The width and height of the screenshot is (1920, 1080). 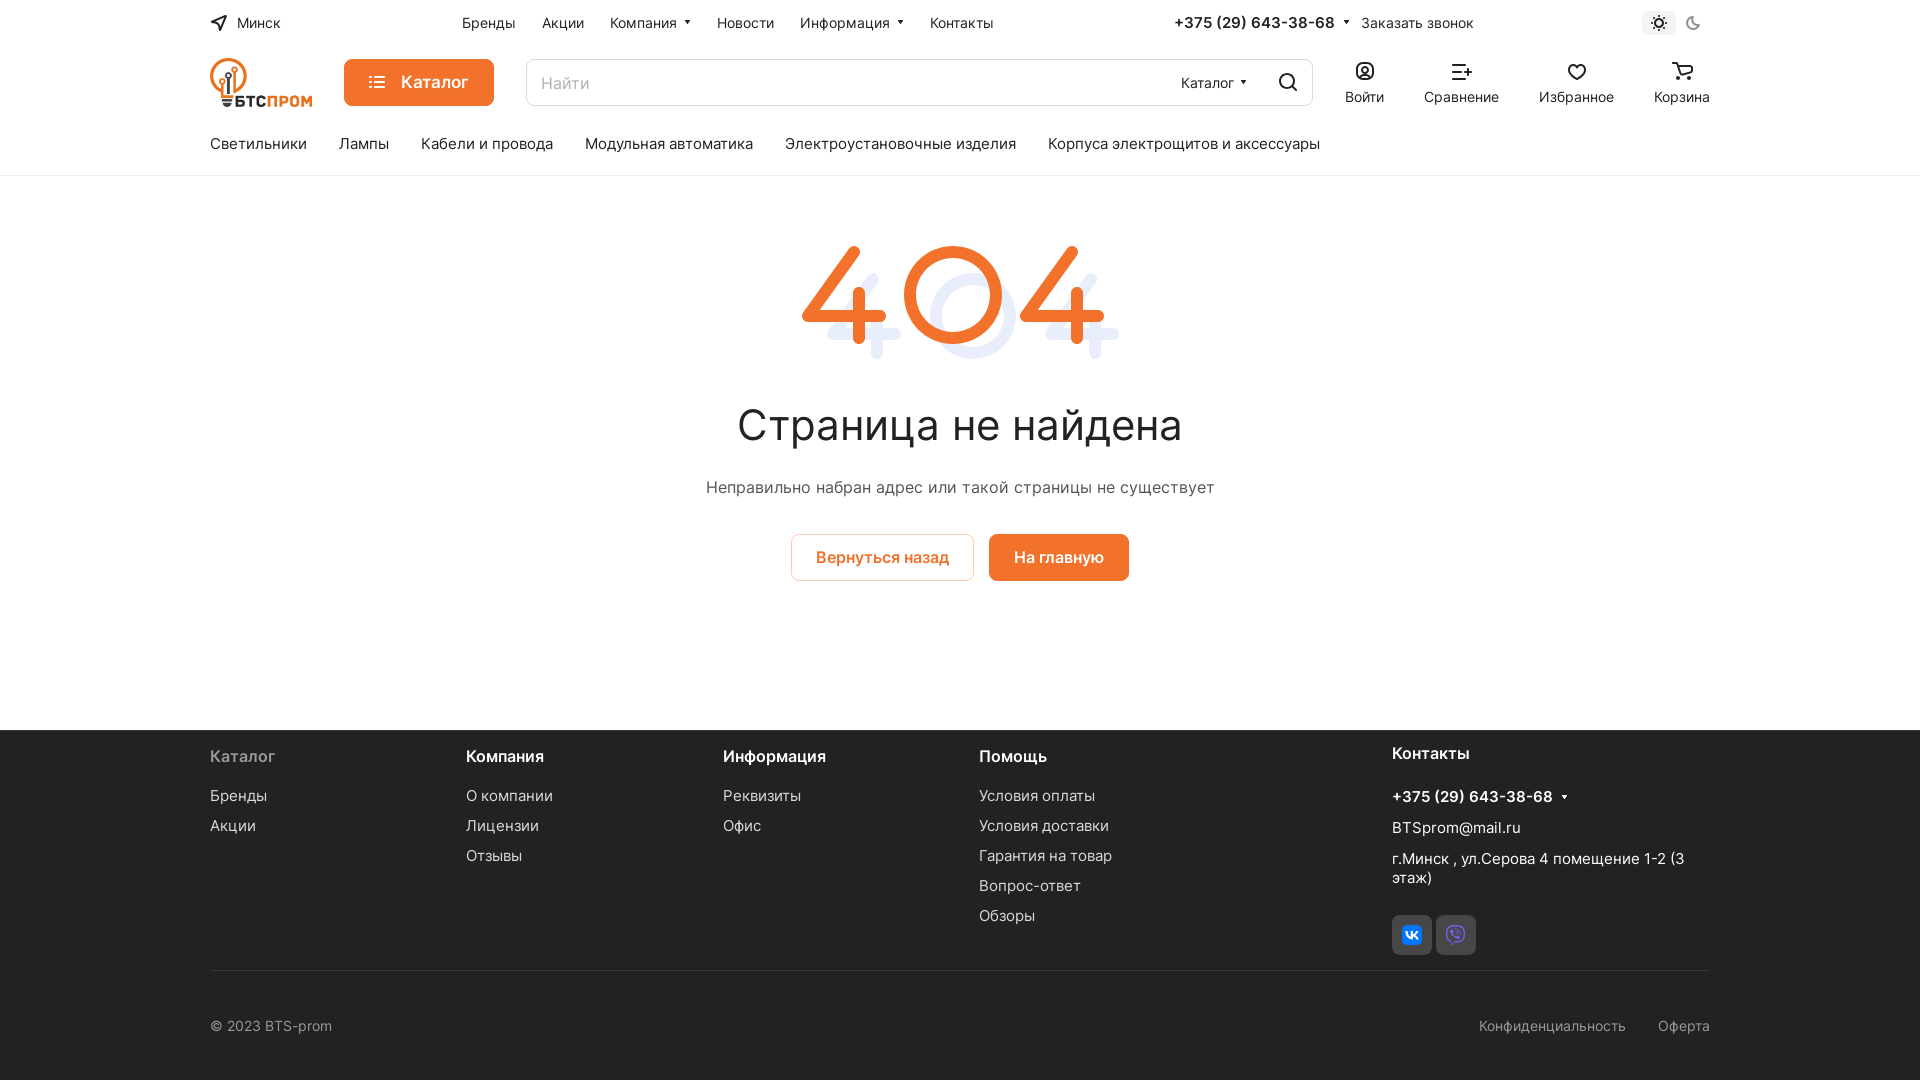 I want to click on '+375 (29) 643-38-68', so click(x=1472, y=796).